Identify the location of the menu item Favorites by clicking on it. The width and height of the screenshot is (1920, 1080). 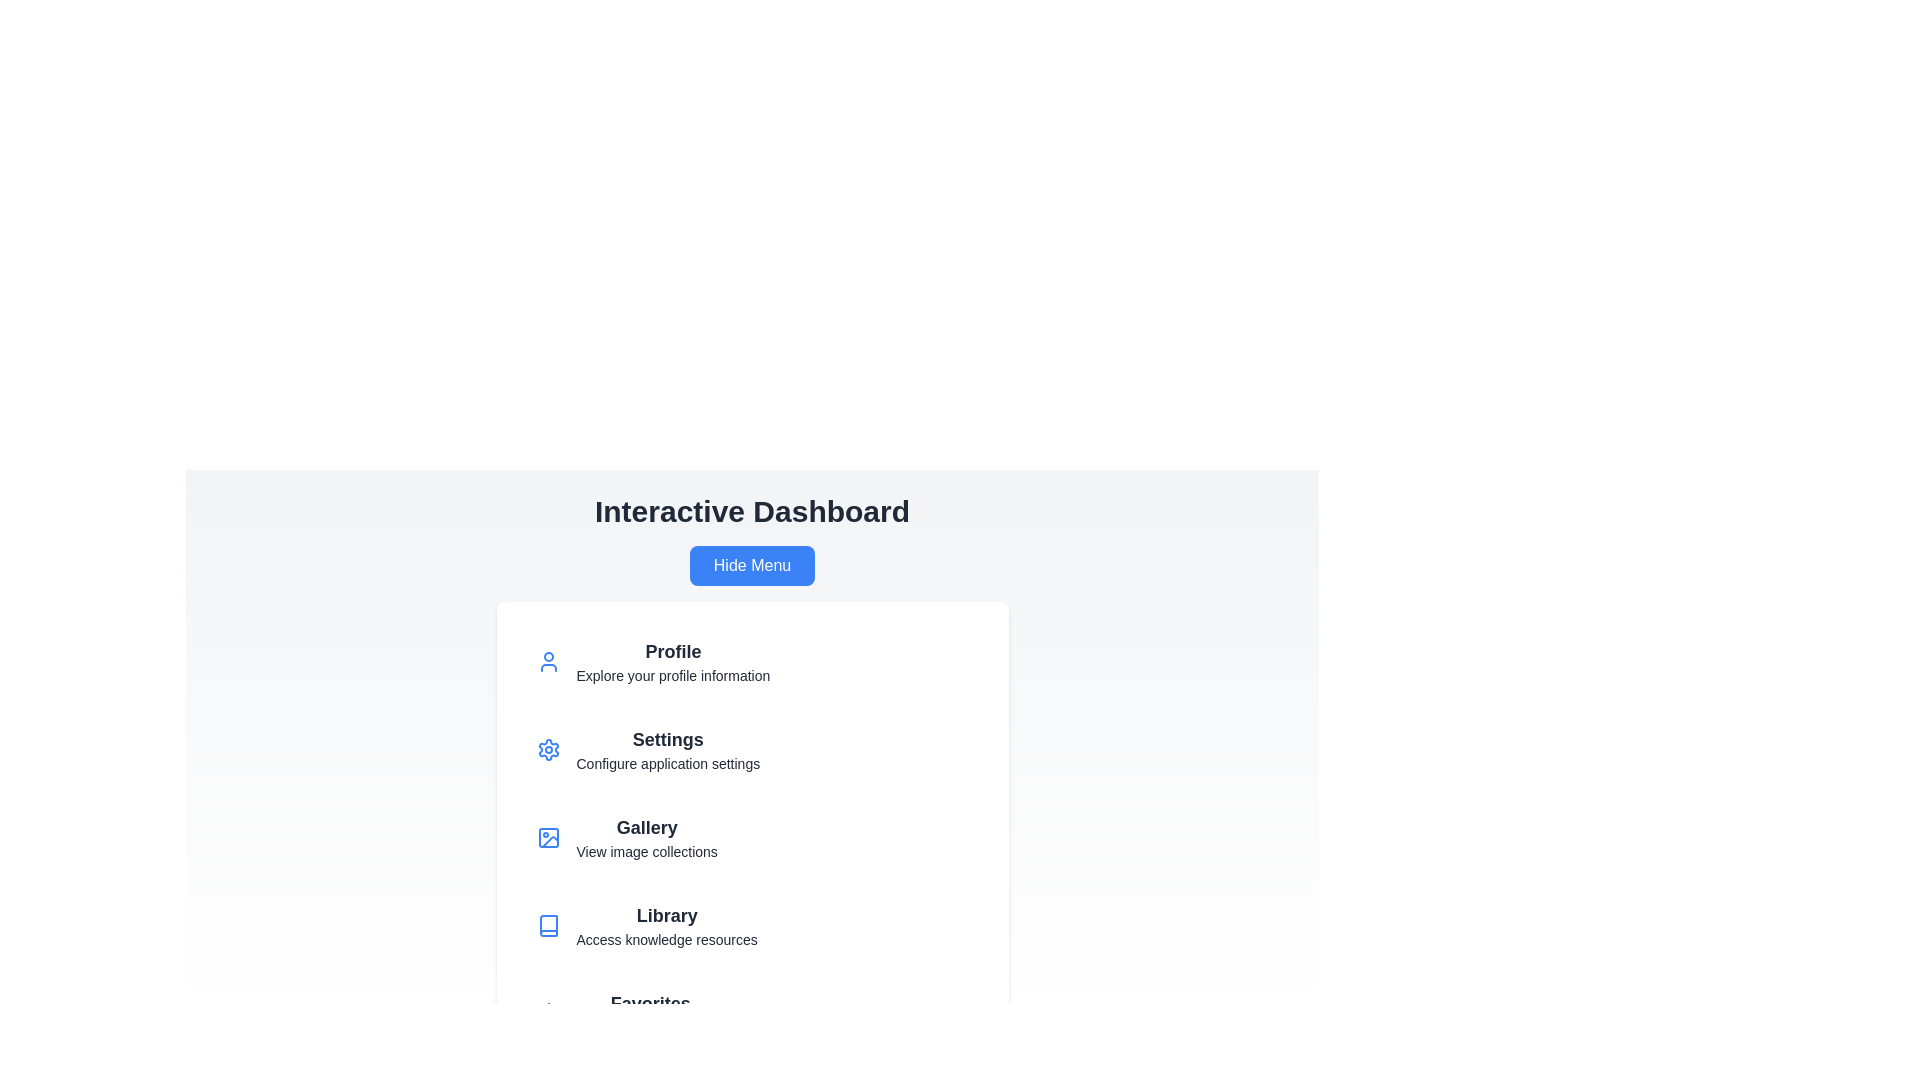
(751, 1014).